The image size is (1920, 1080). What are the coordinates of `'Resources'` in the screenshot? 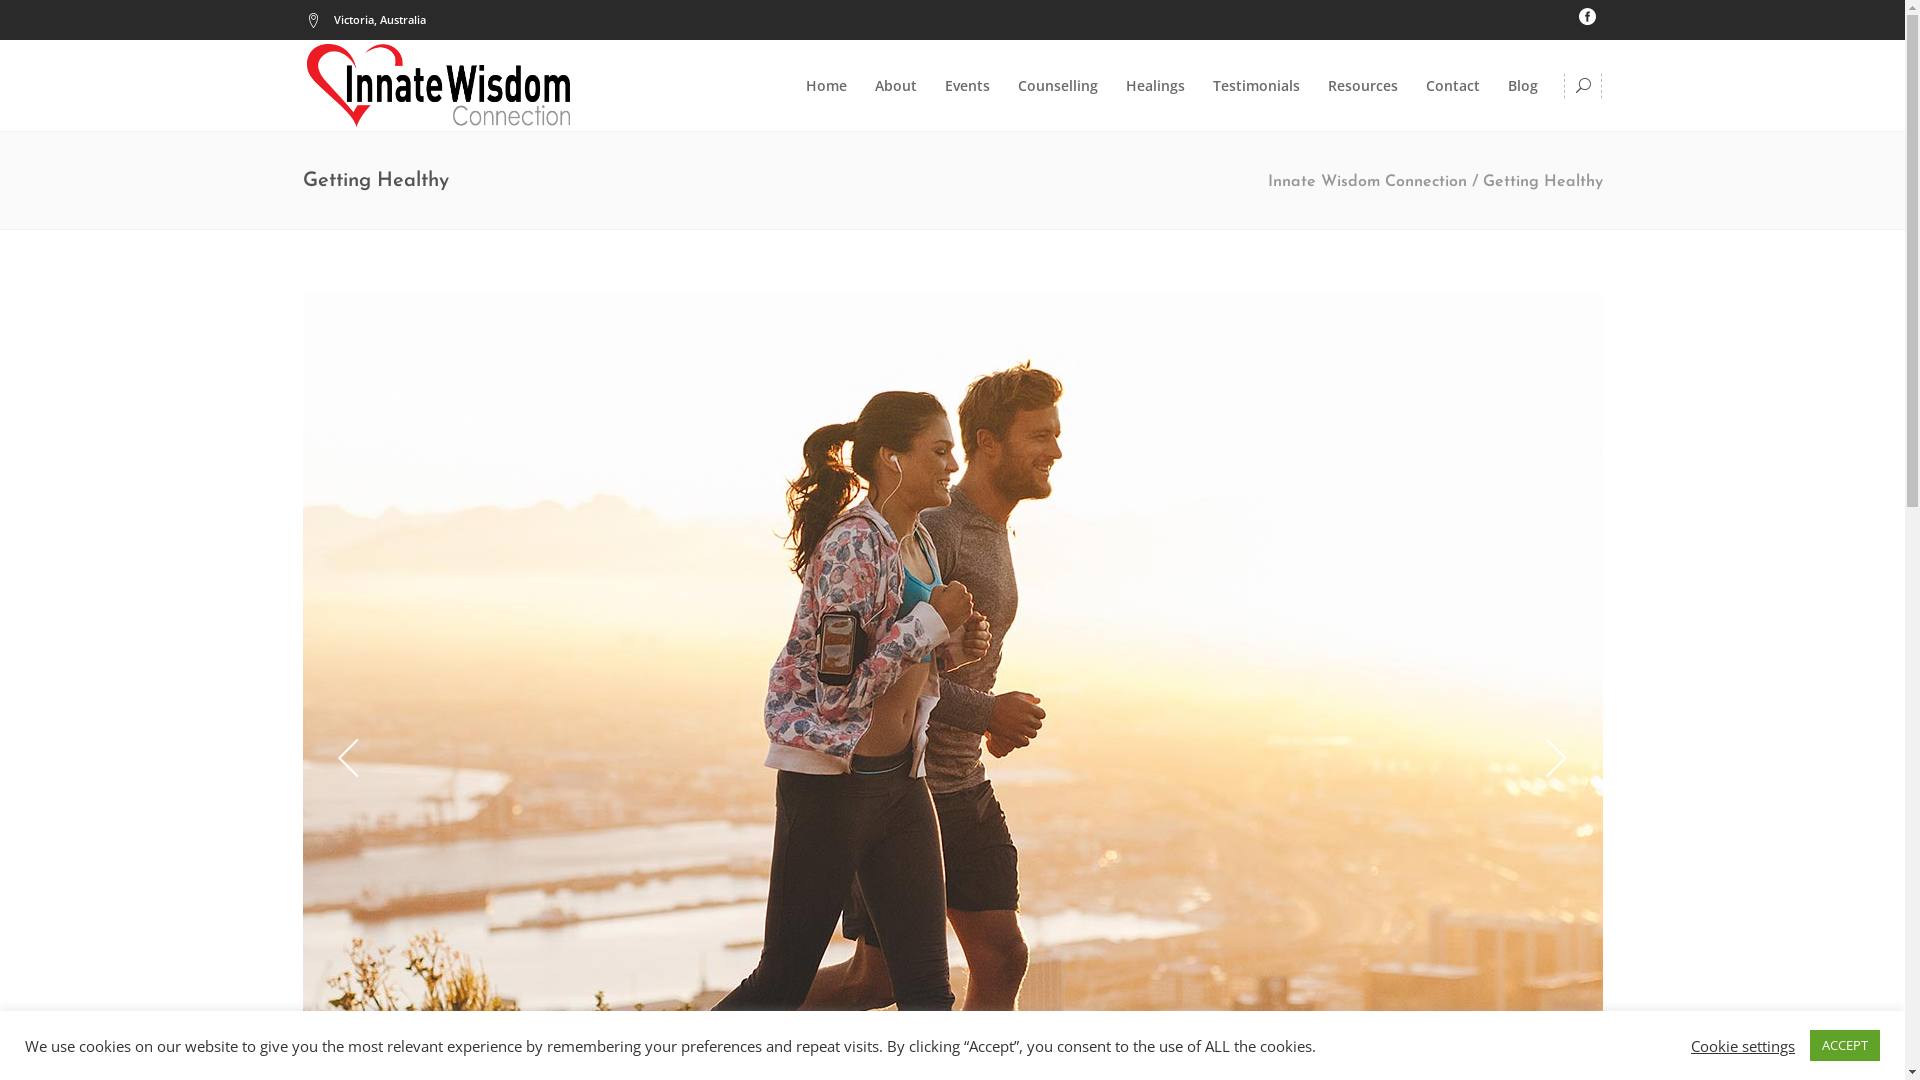 It's located at (1362, 84).